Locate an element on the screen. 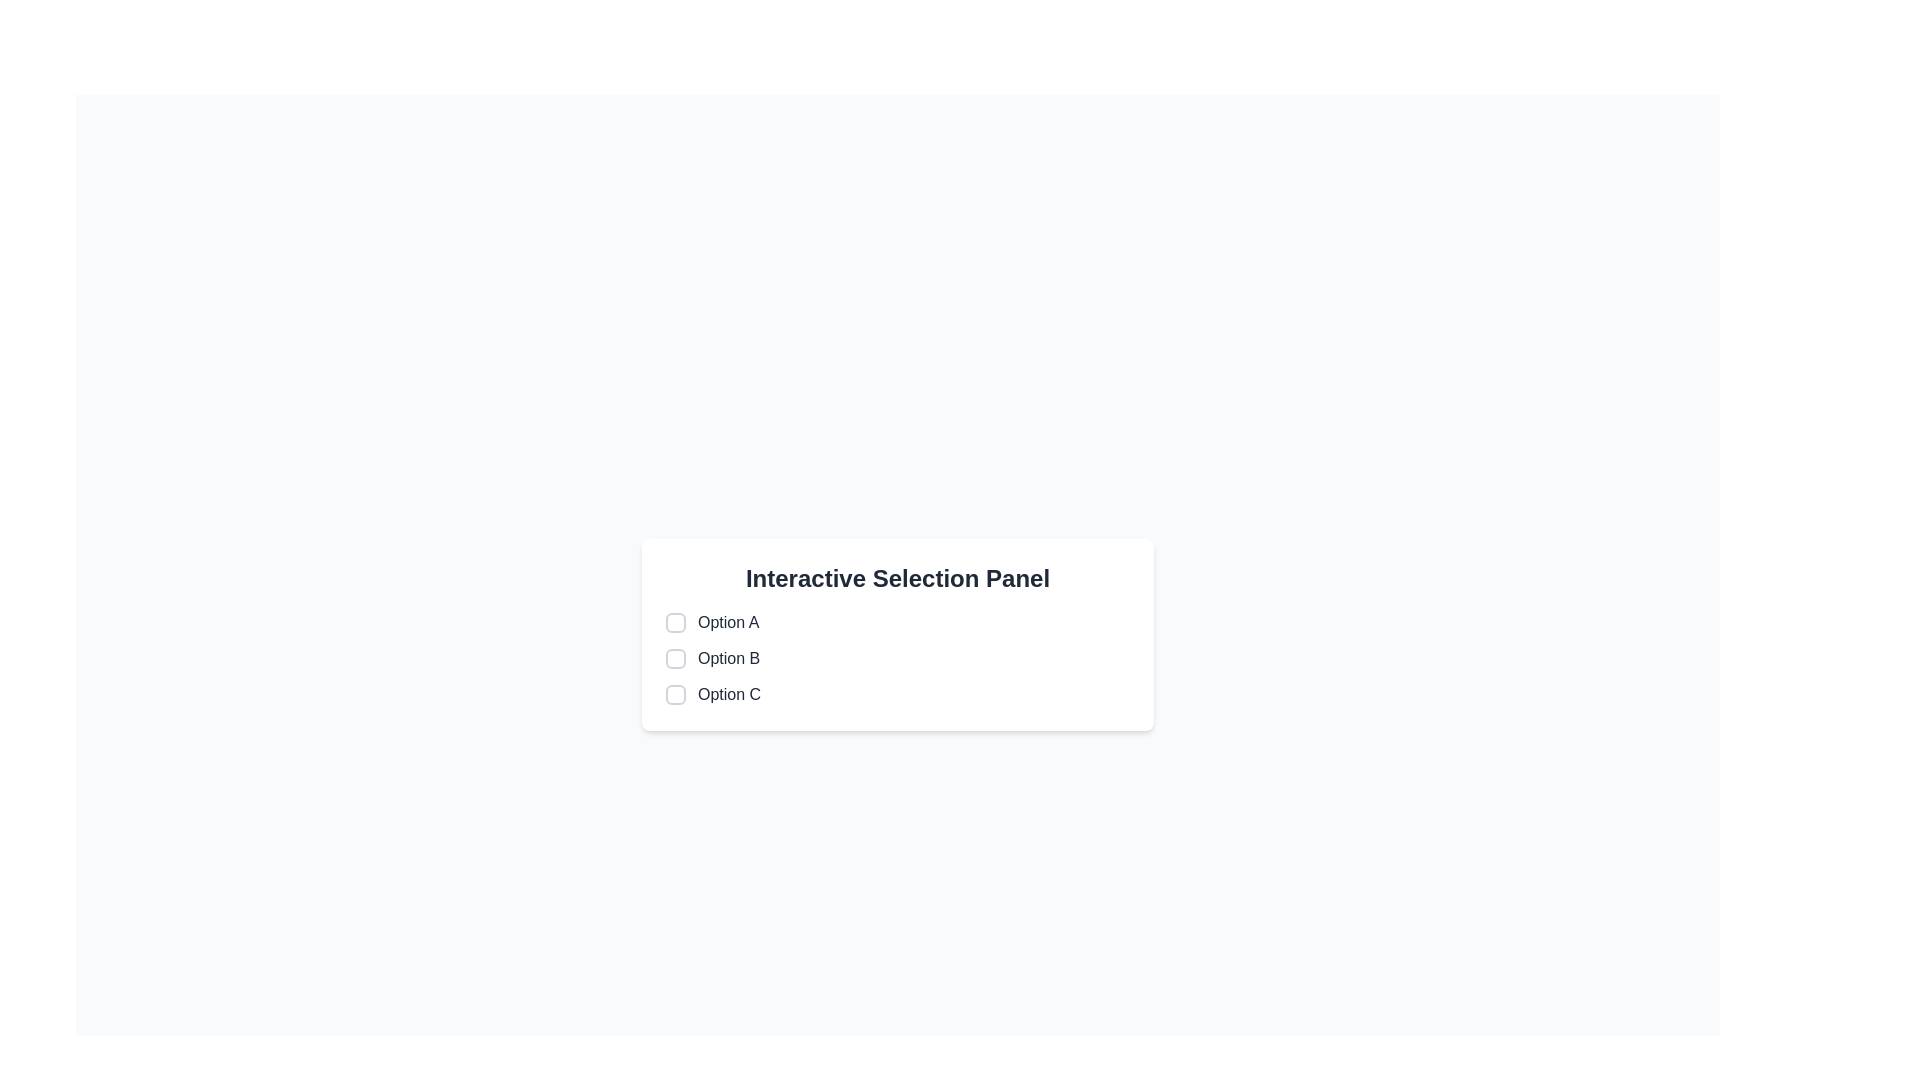 The height and width of the screenshot is (1080, 1920). the text label 'Option C' which is displayed in dark gray font to the right of the associated checkbox in the third row of the options list is located at coordinates (728, 693).